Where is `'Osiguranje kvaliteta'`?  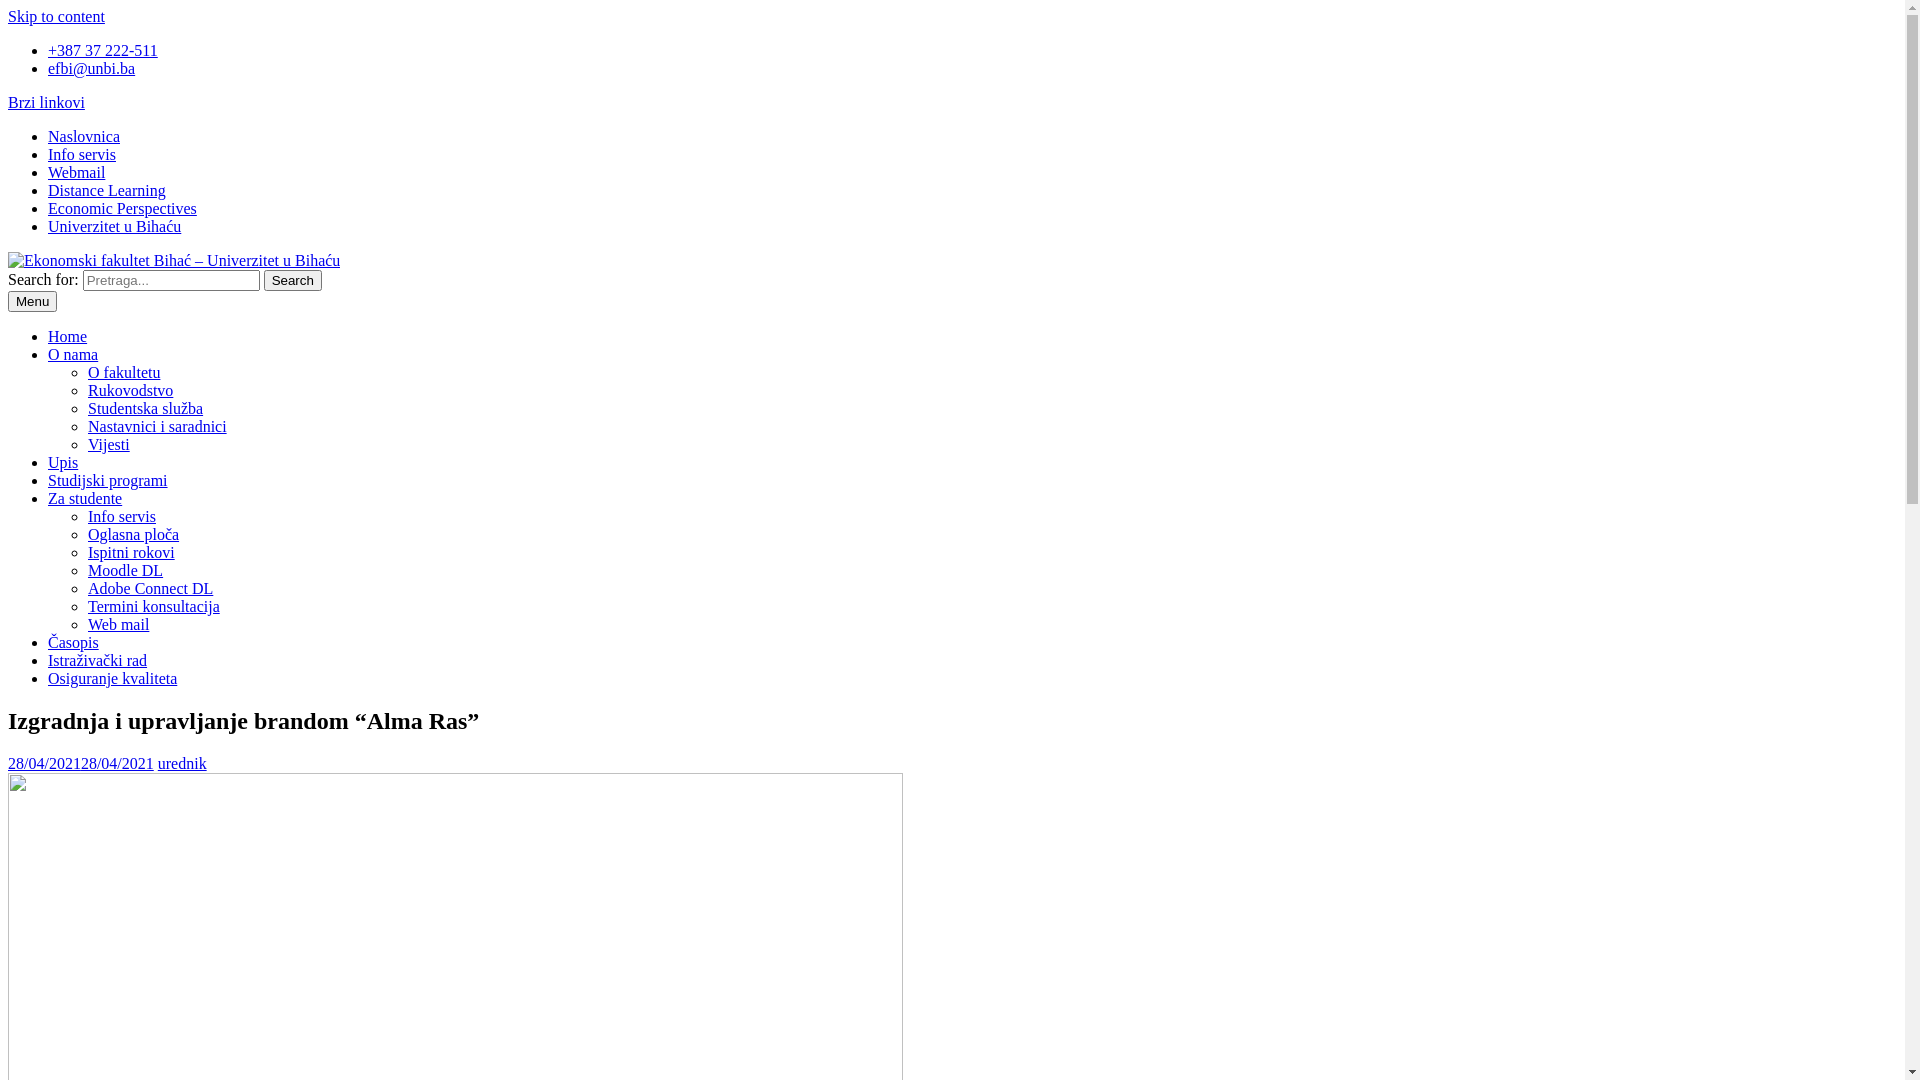
'Osiguranje kvaliteta' is located at coordinates (111, 677).